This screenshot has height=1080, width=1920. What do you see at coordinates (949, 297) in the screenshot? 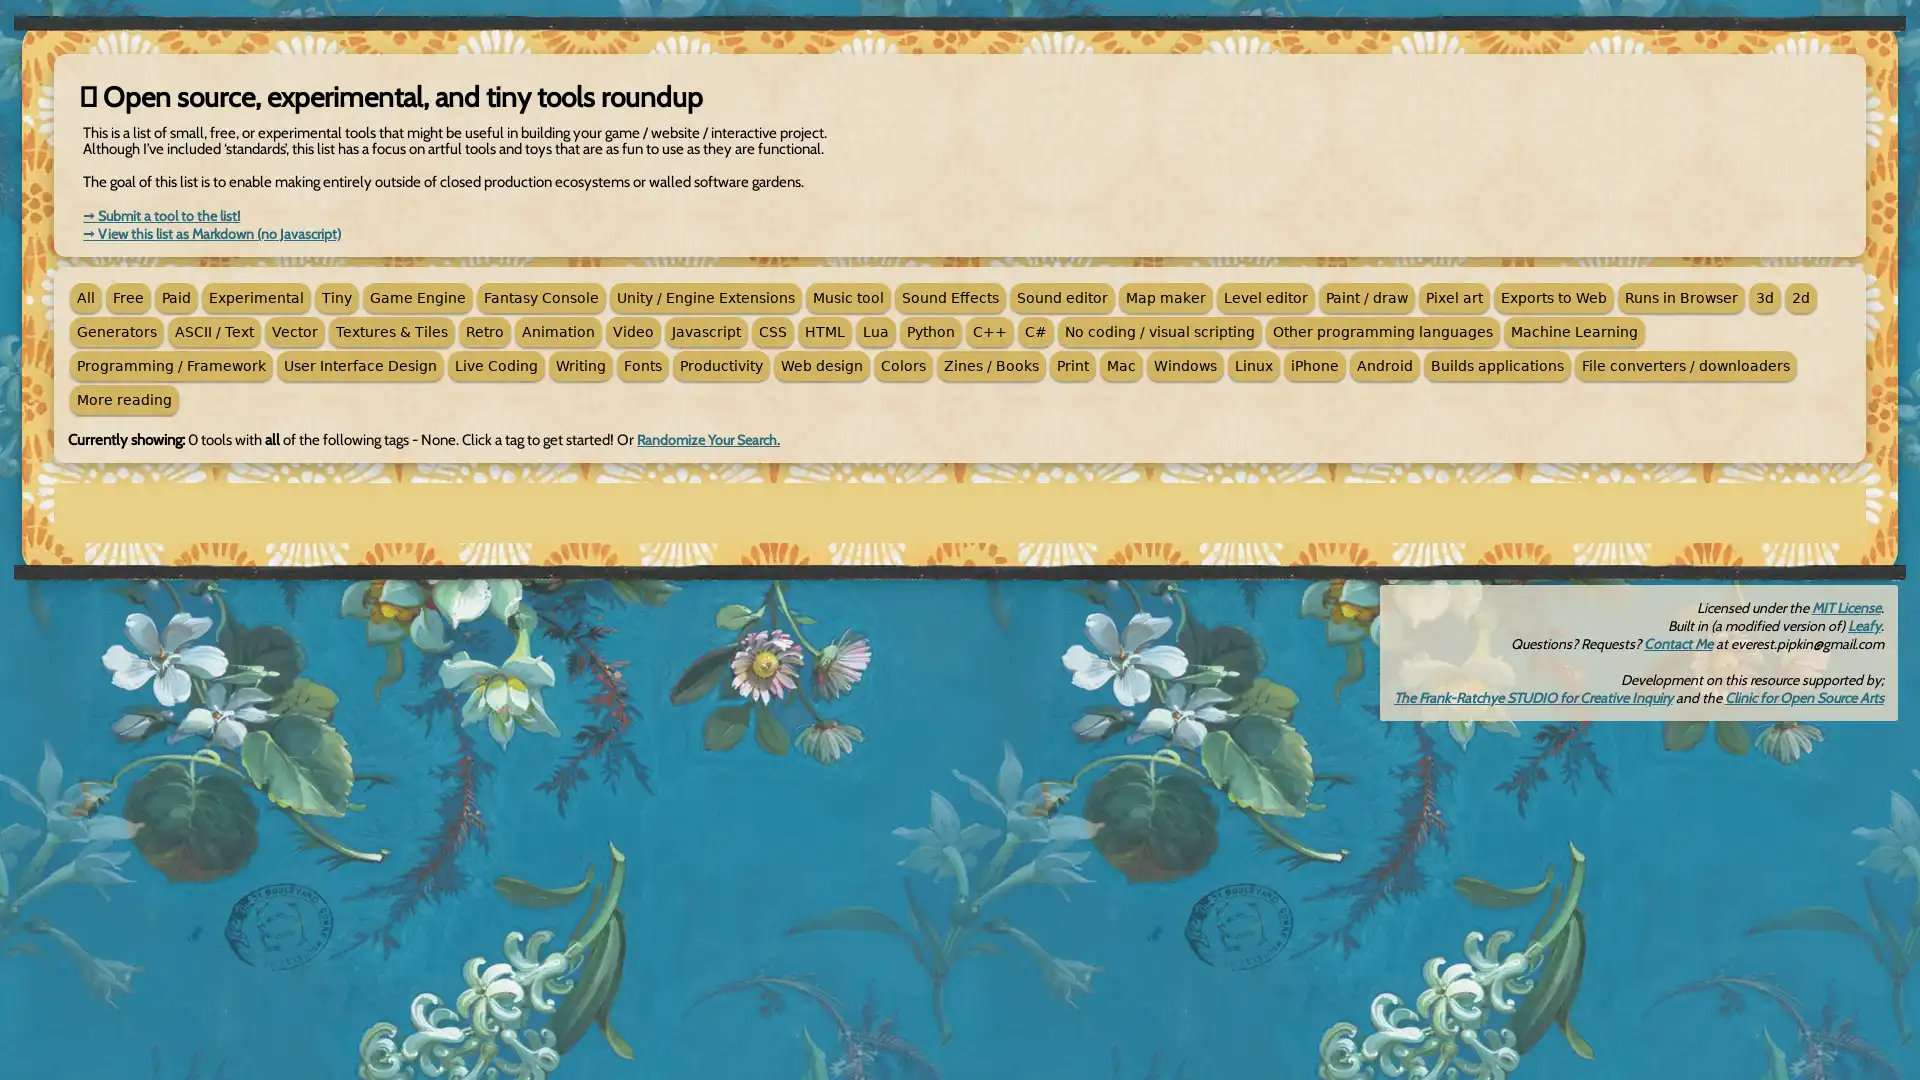
I see `Sound Effects` at bounding box center [949, 297].